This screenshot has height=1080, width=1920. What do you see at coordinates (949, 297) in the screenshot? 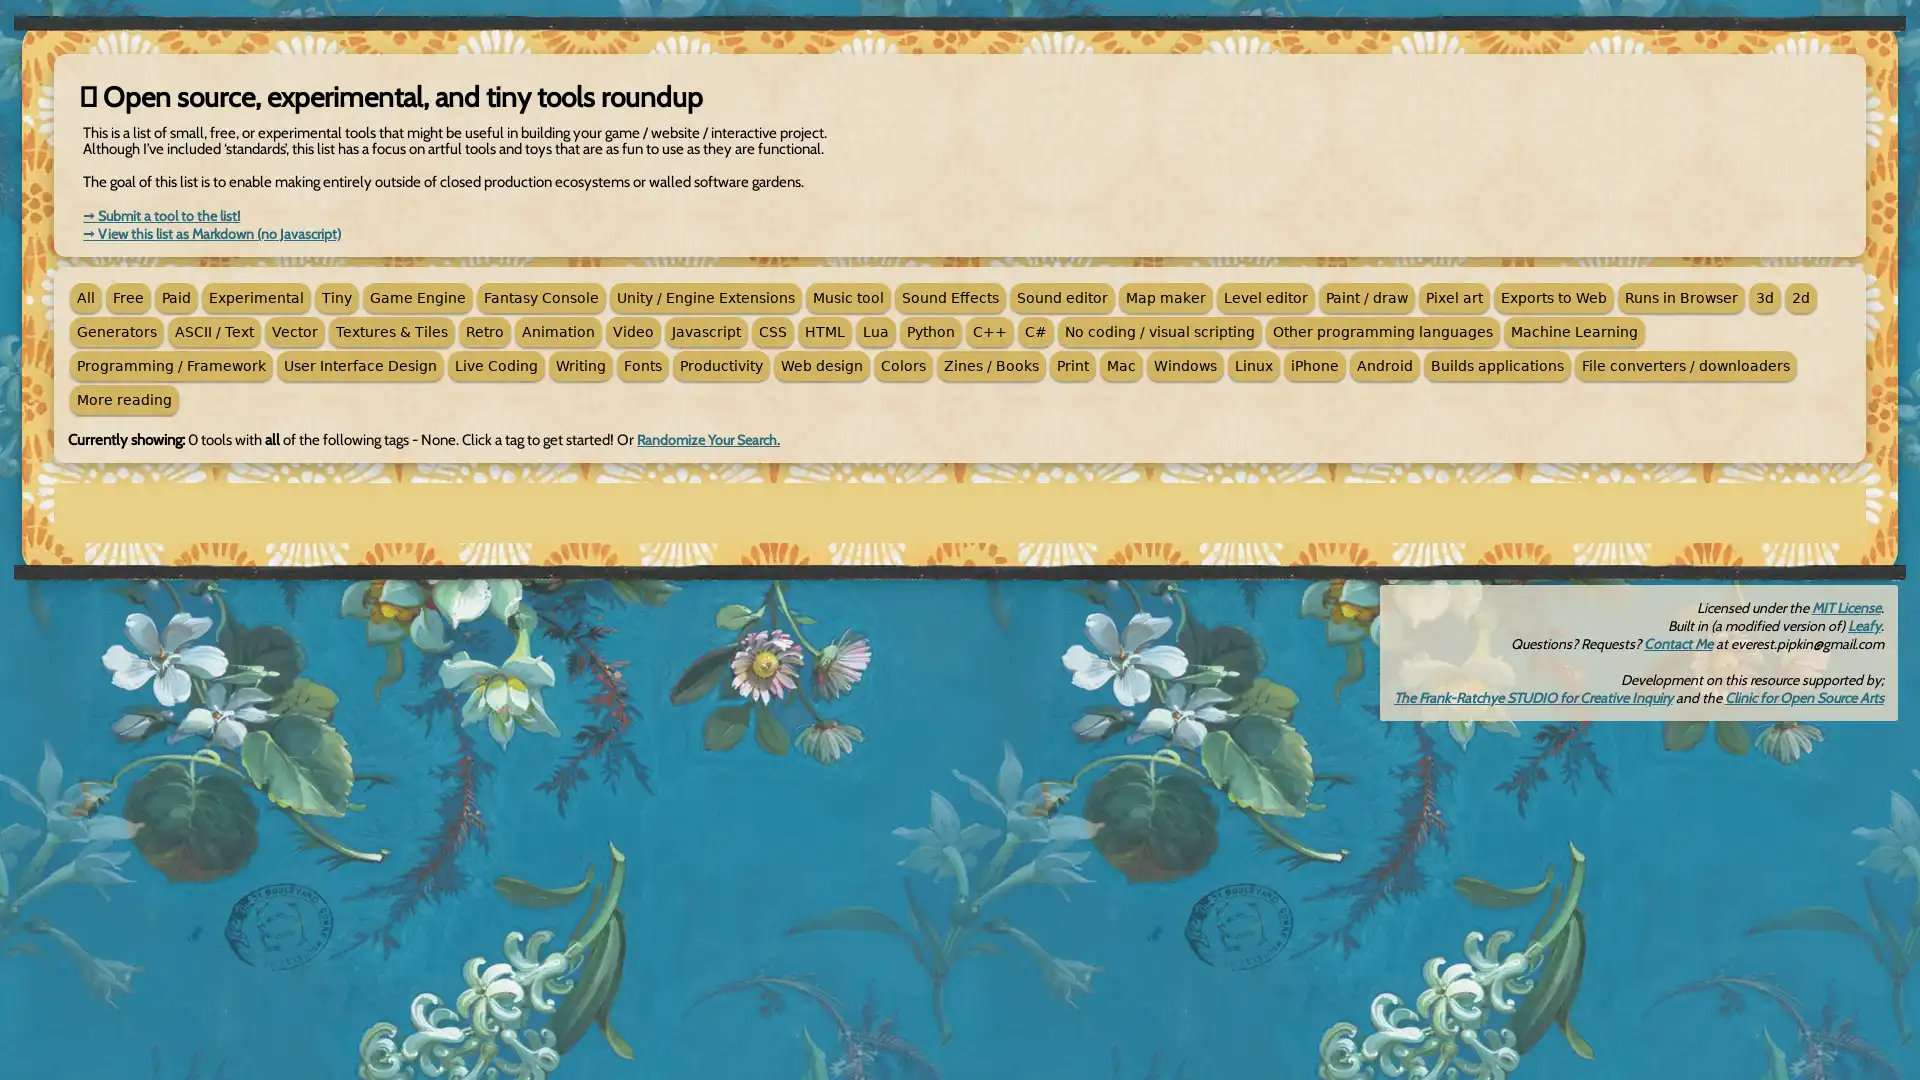
I see `Sound Effects` at bounding box center [949, 297].